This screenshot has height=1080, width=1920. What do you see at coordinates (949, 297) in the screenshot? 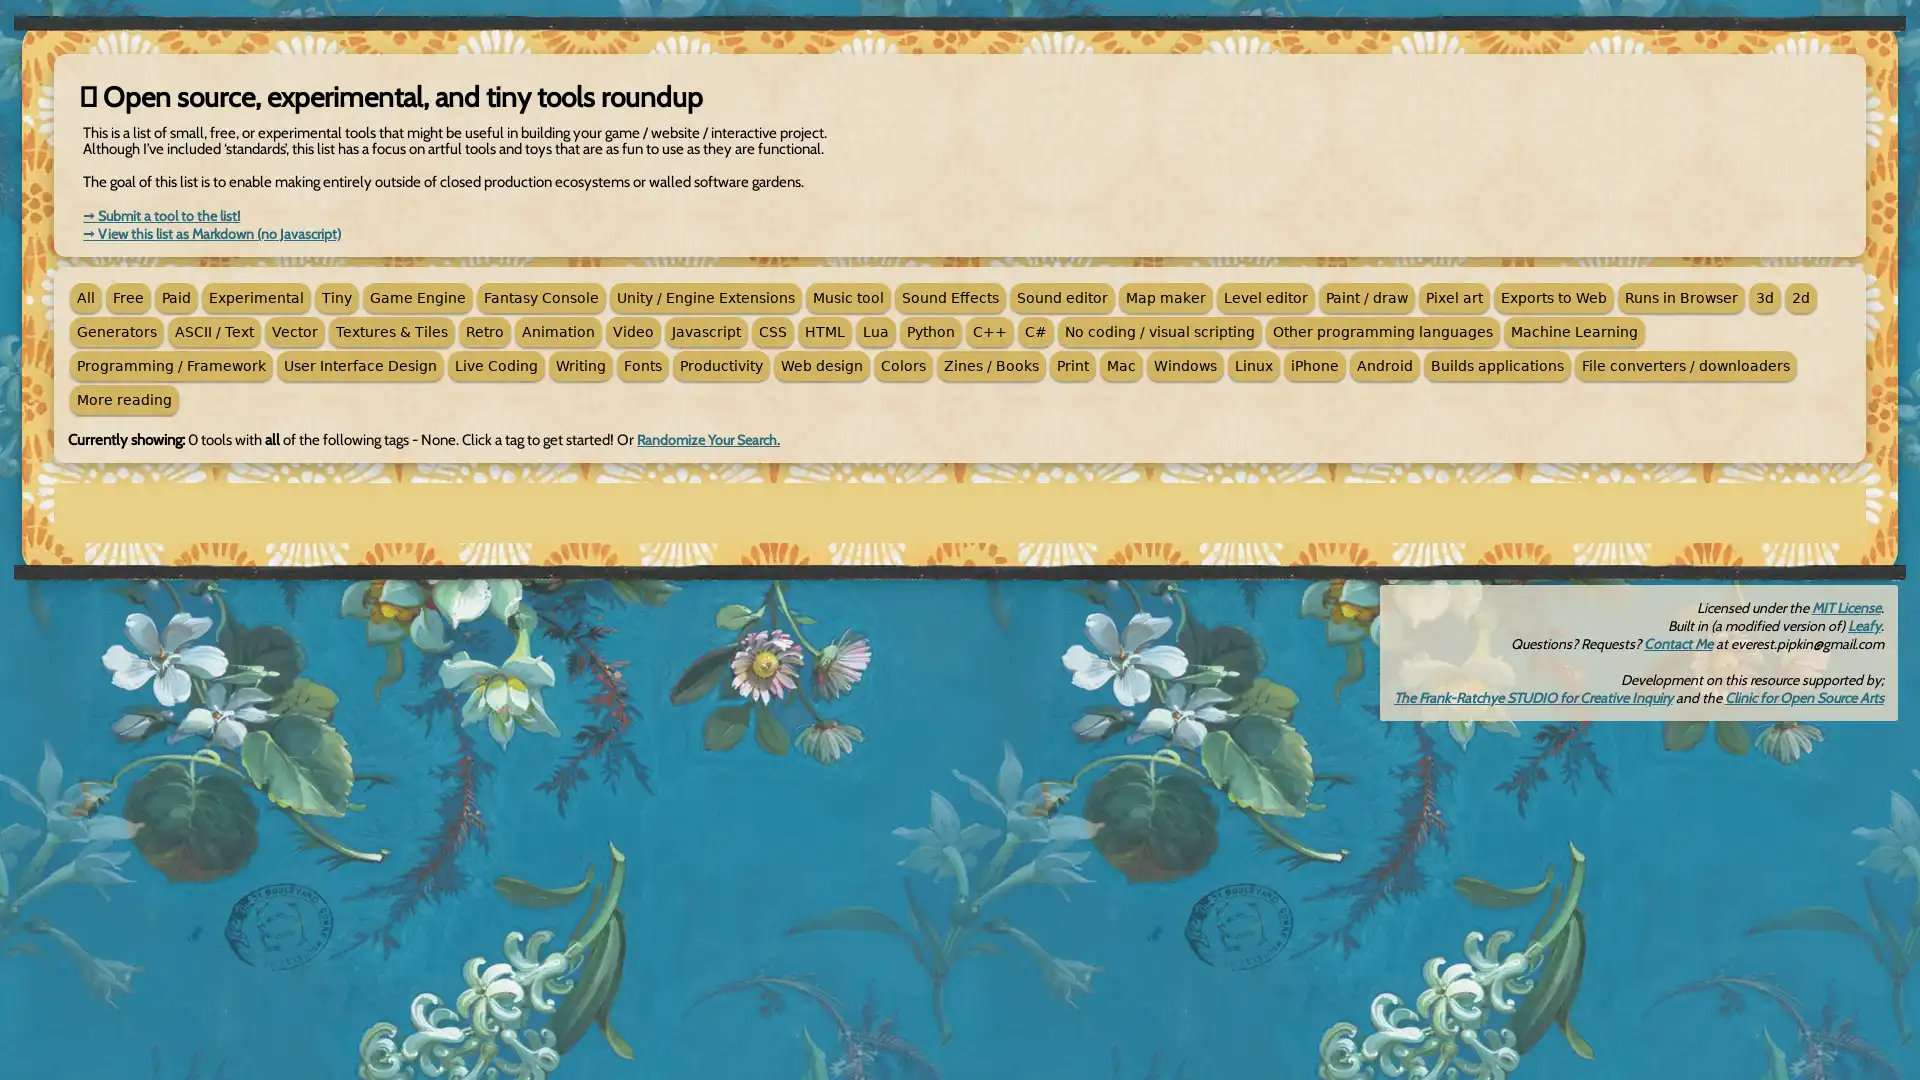
I see `Sound Effects` at bounding box center [949, 297].